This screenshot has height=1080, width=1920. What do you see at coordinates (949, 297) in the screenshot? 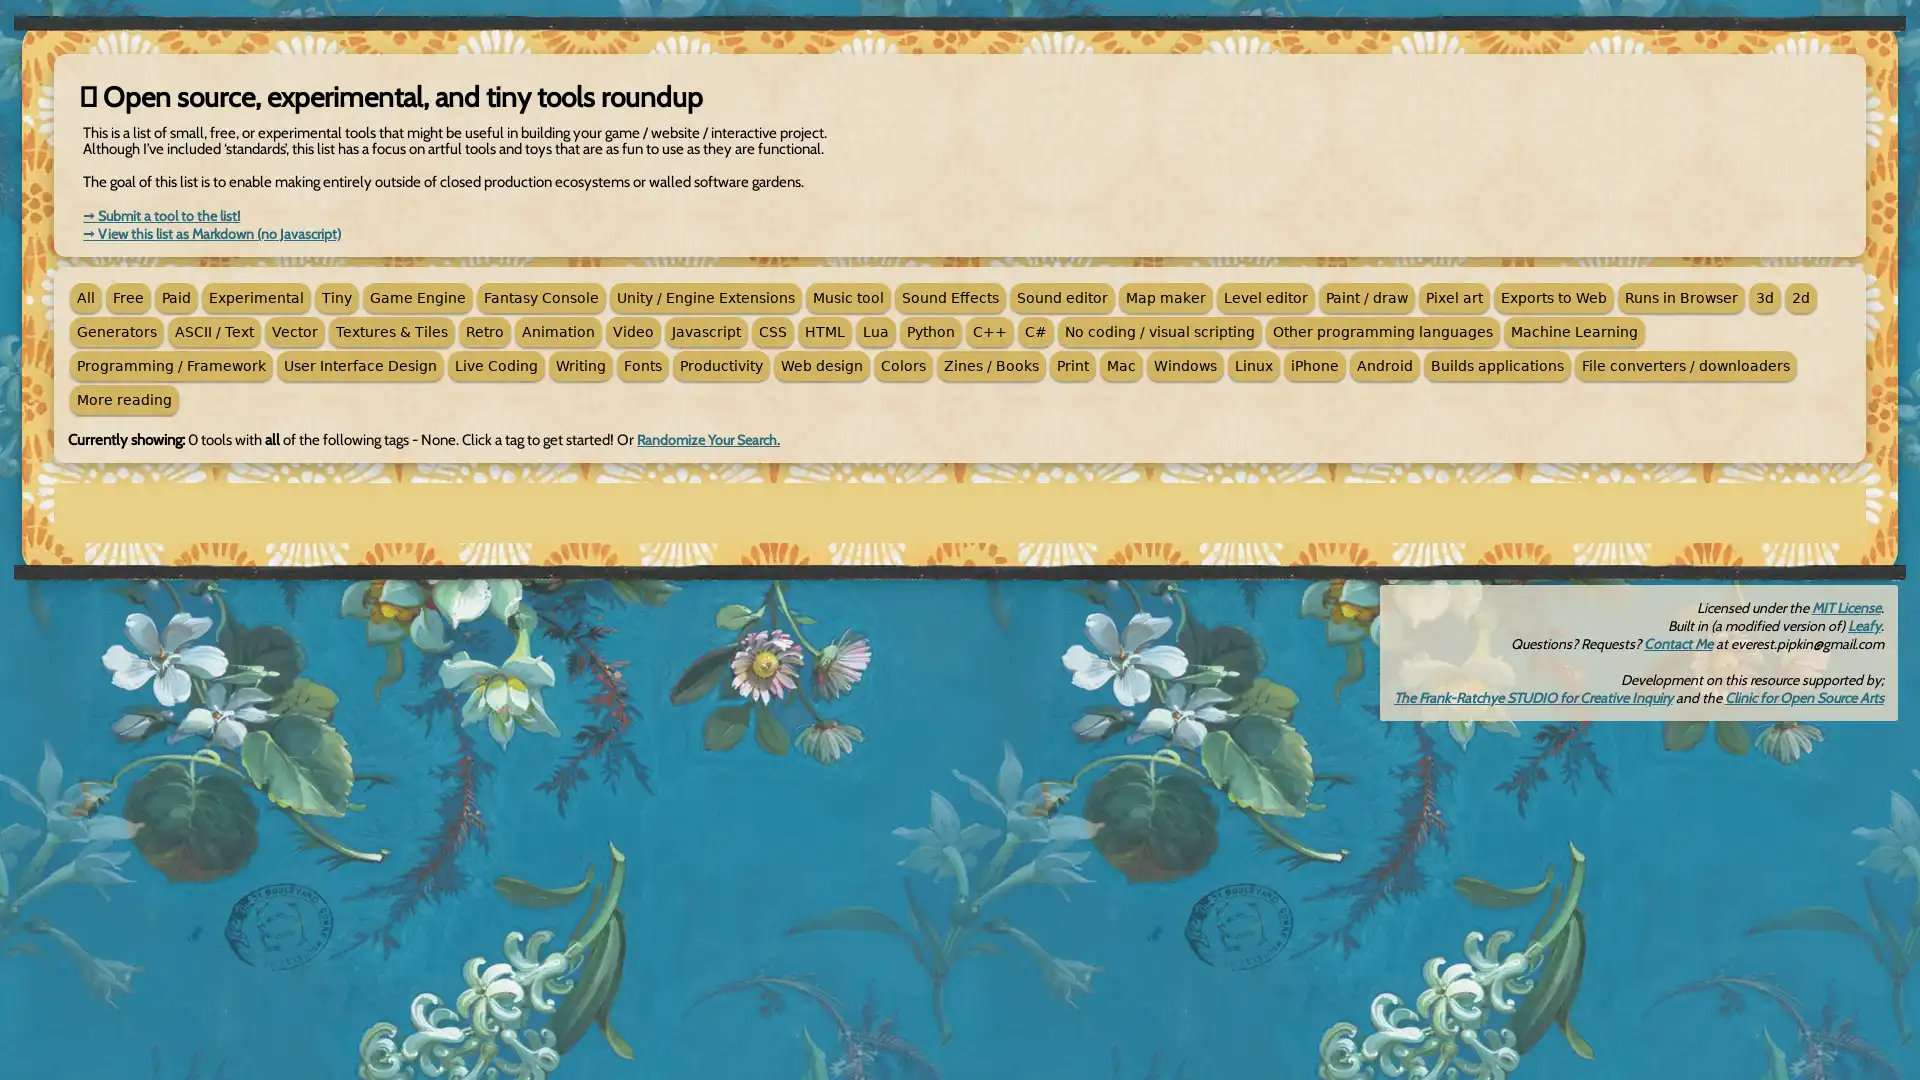
I see `Sound Effects` at bounding box center [949, 297].